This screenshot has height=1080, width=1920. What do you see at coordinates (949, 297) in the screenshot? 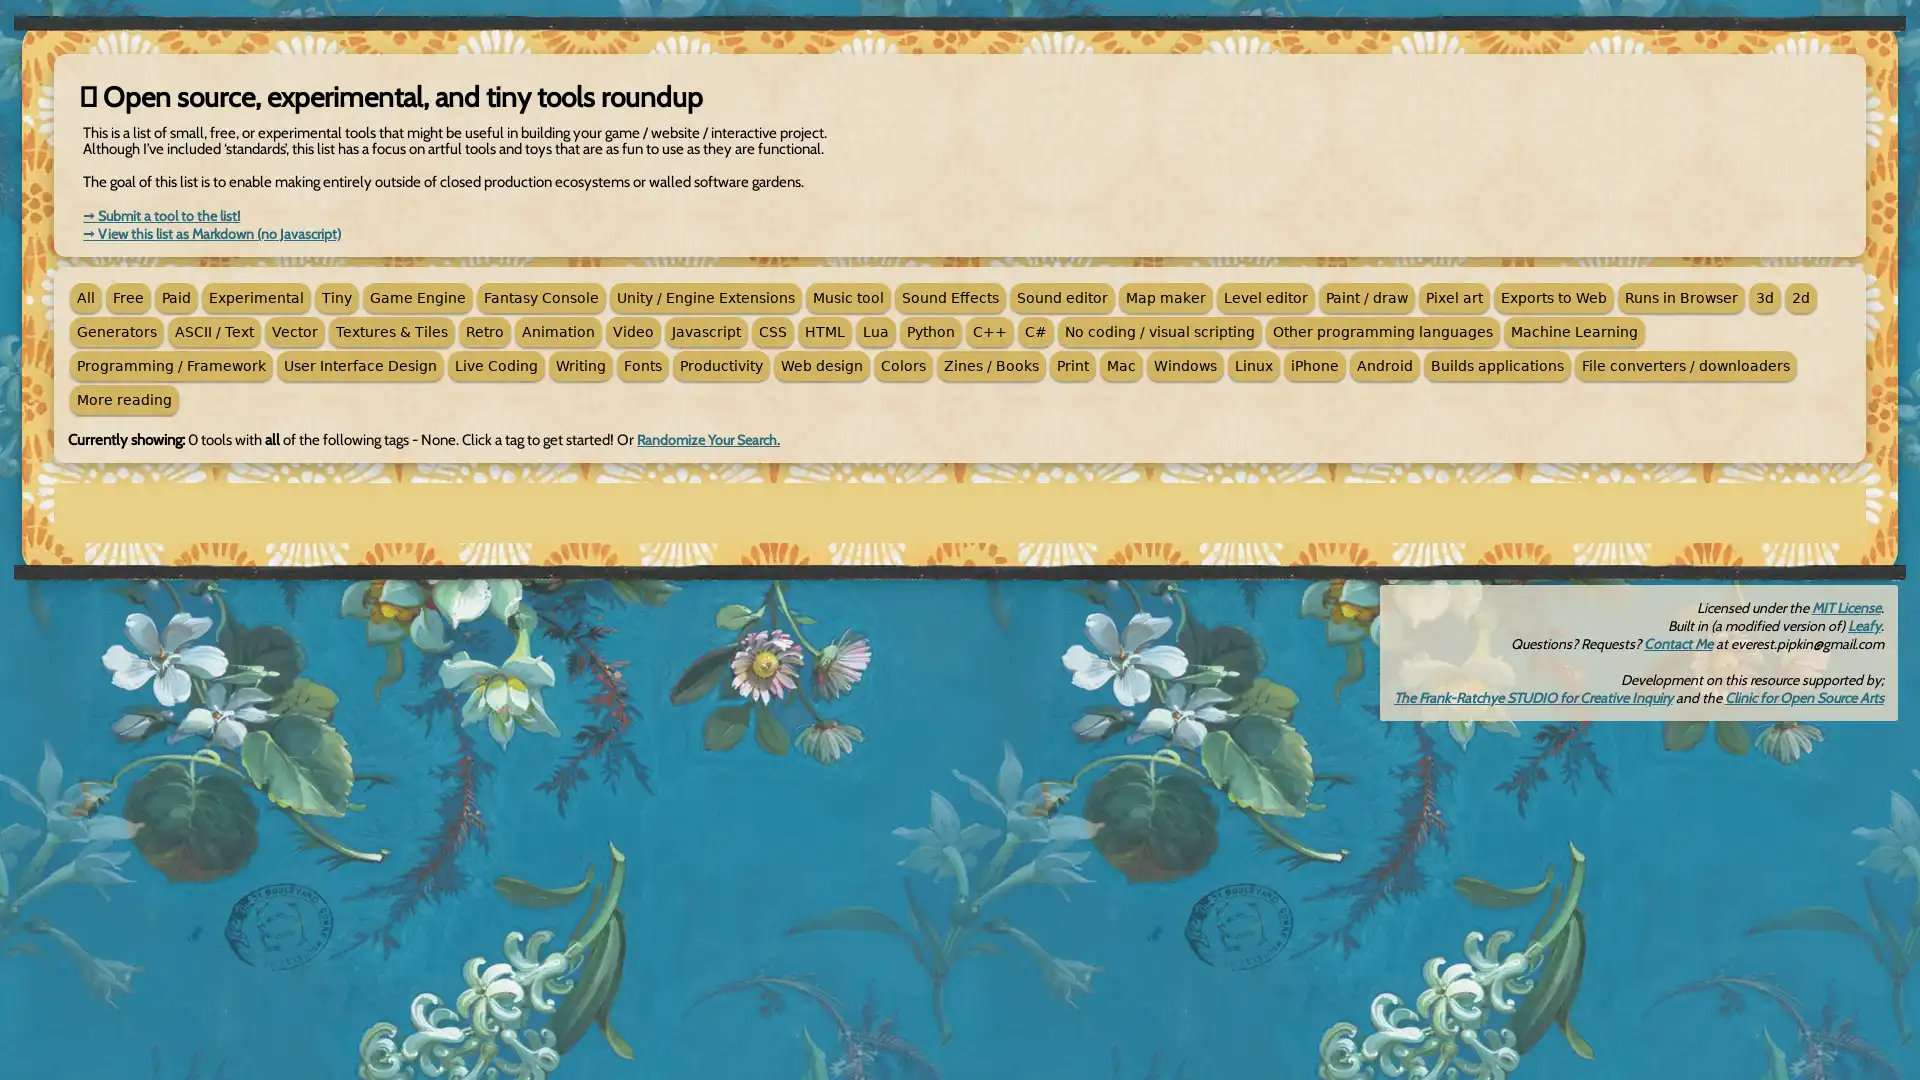
I see `Sound Effects` at bounding box center [949, 297].